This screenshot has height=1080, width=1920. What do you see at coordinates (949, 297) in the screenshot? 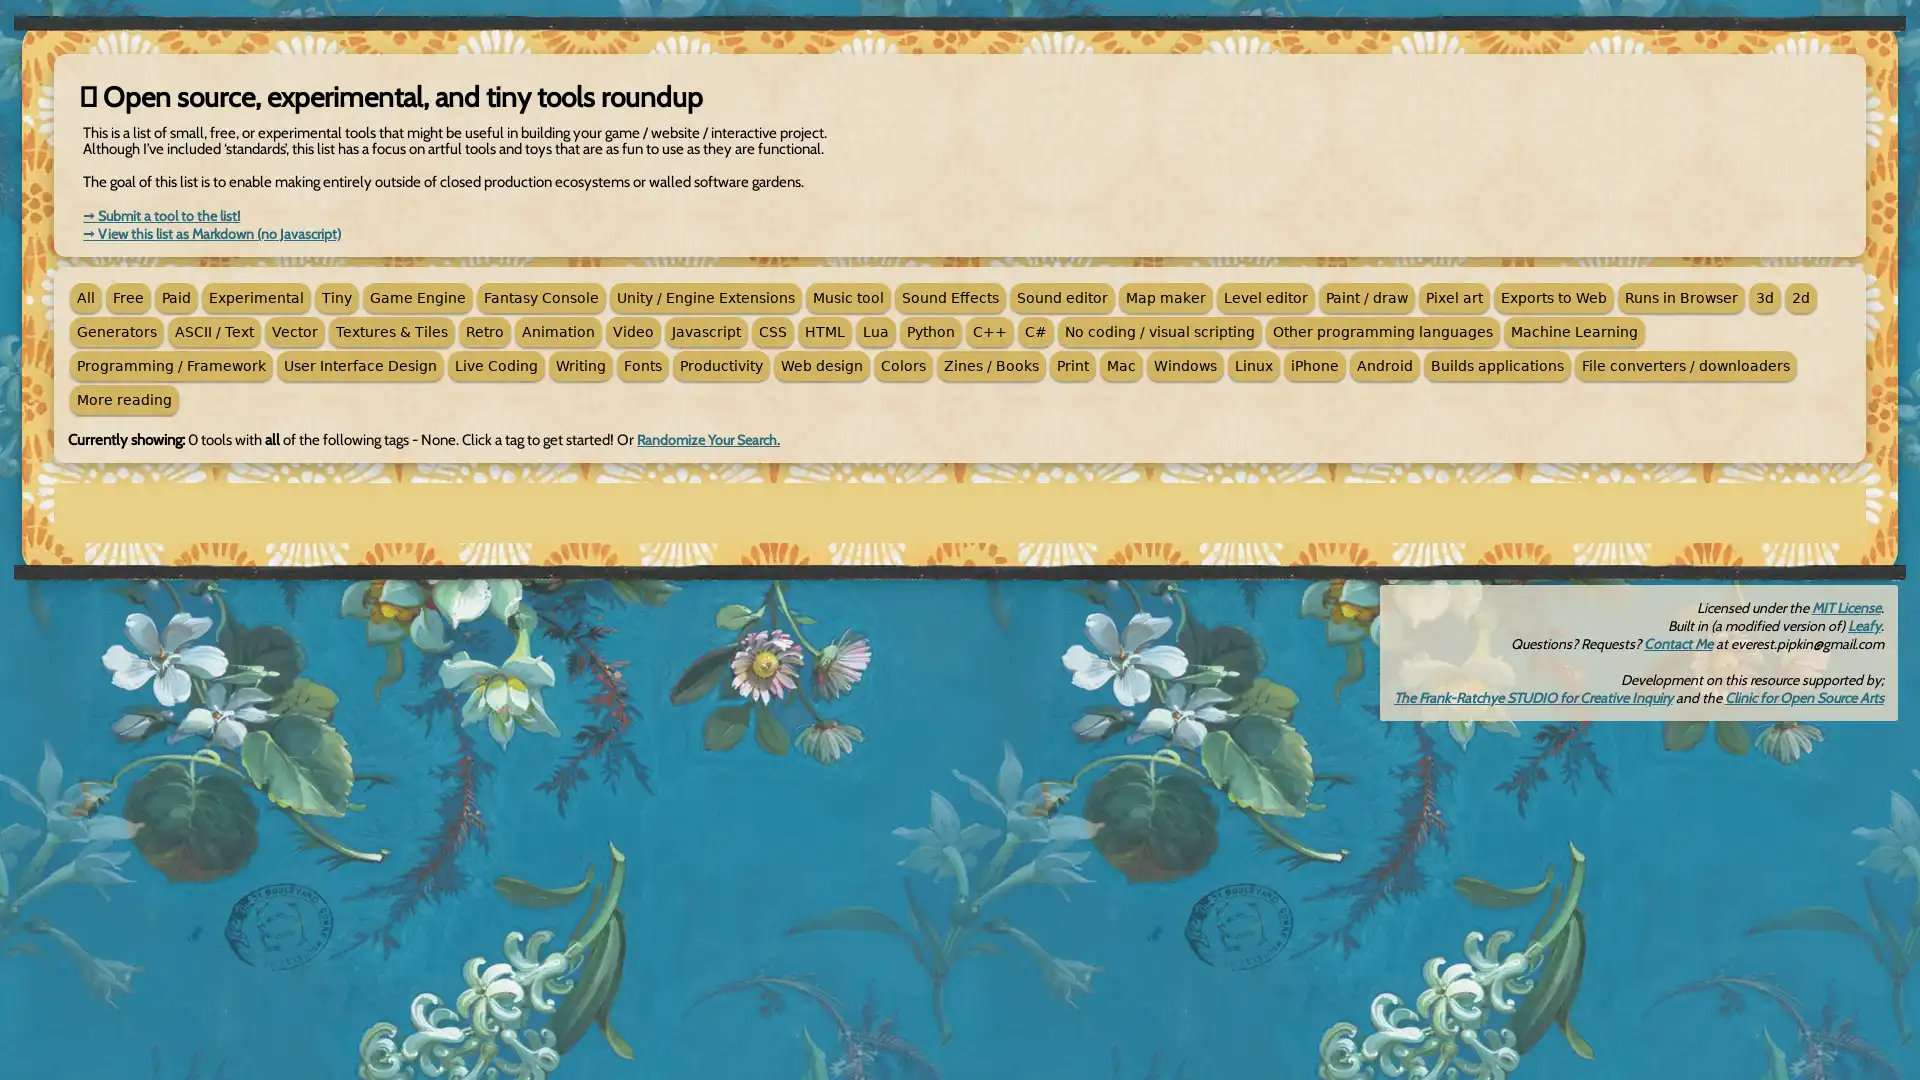
I see `Sound Effects` at bounding box center [949, 297].